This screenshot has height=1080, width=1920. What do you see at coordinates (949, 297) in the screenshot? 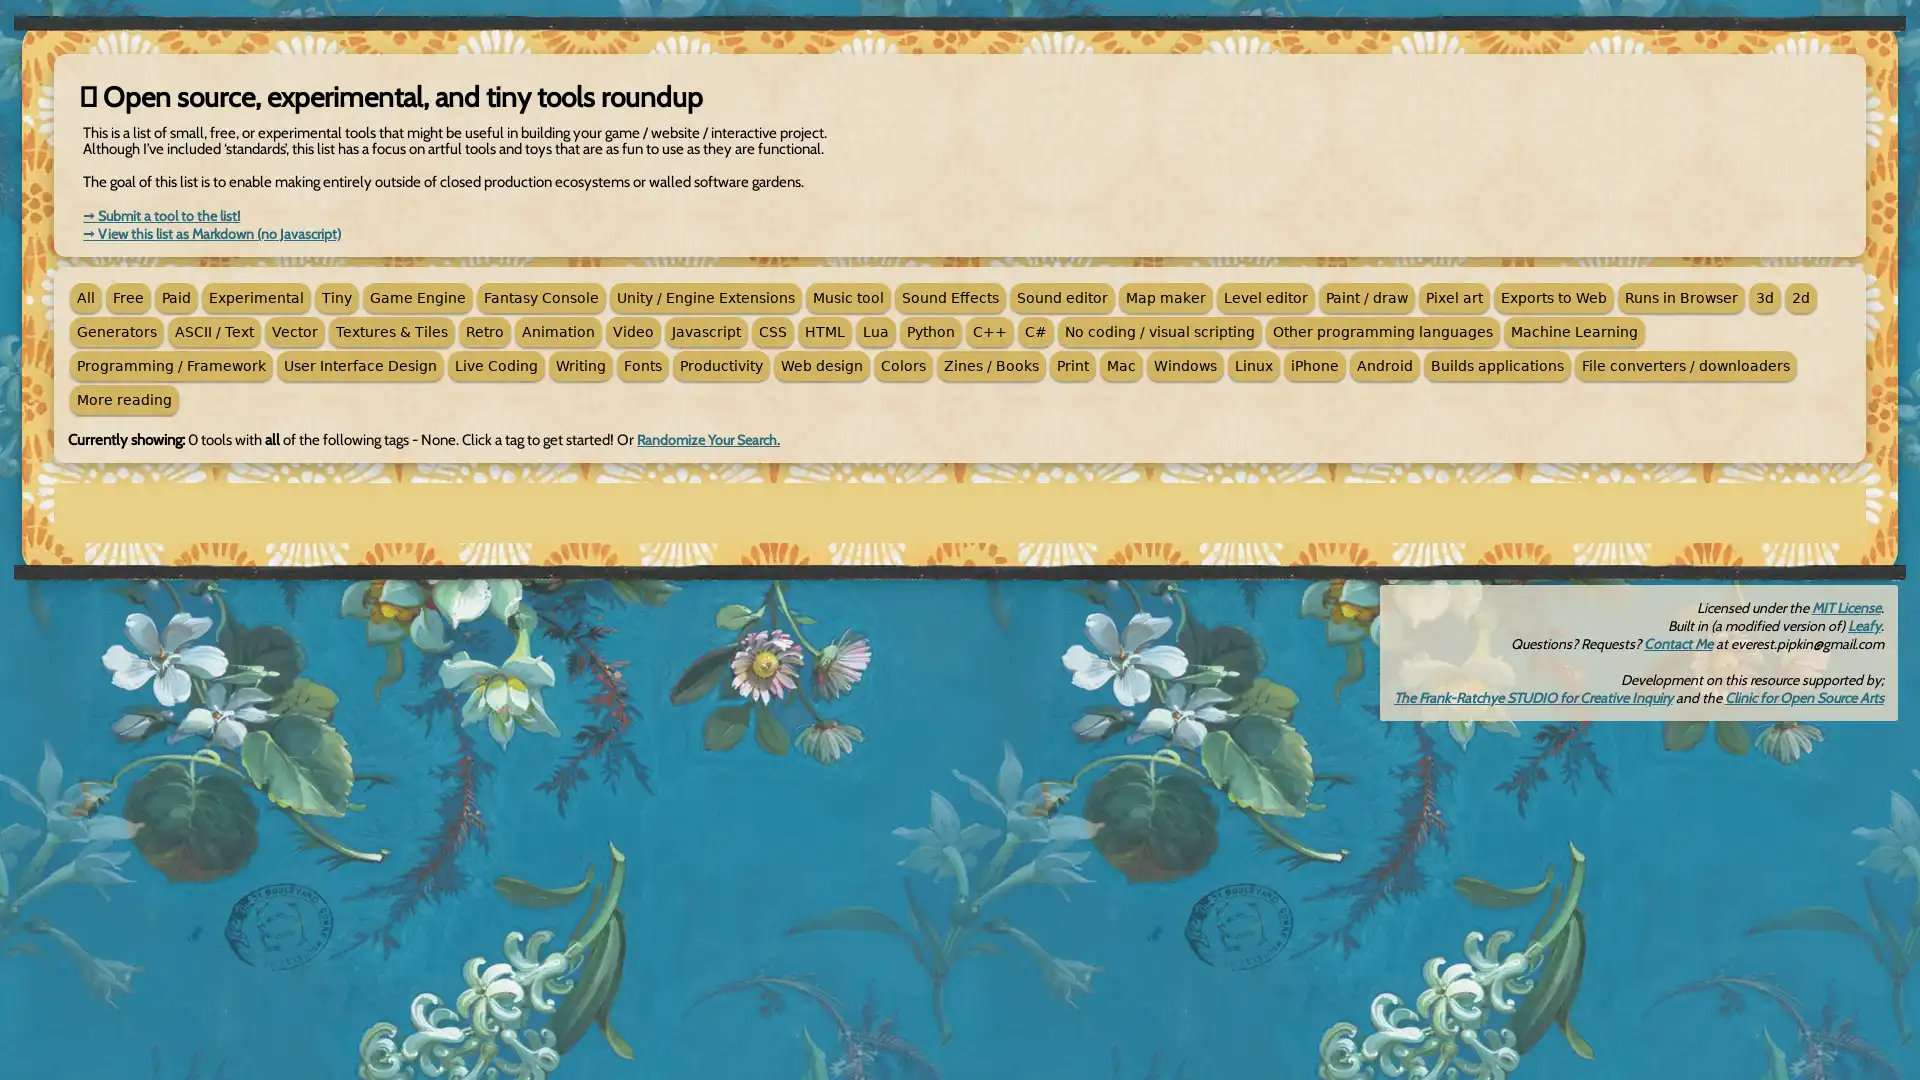
I see `Sound Effects` at bounding box center [949, 297].